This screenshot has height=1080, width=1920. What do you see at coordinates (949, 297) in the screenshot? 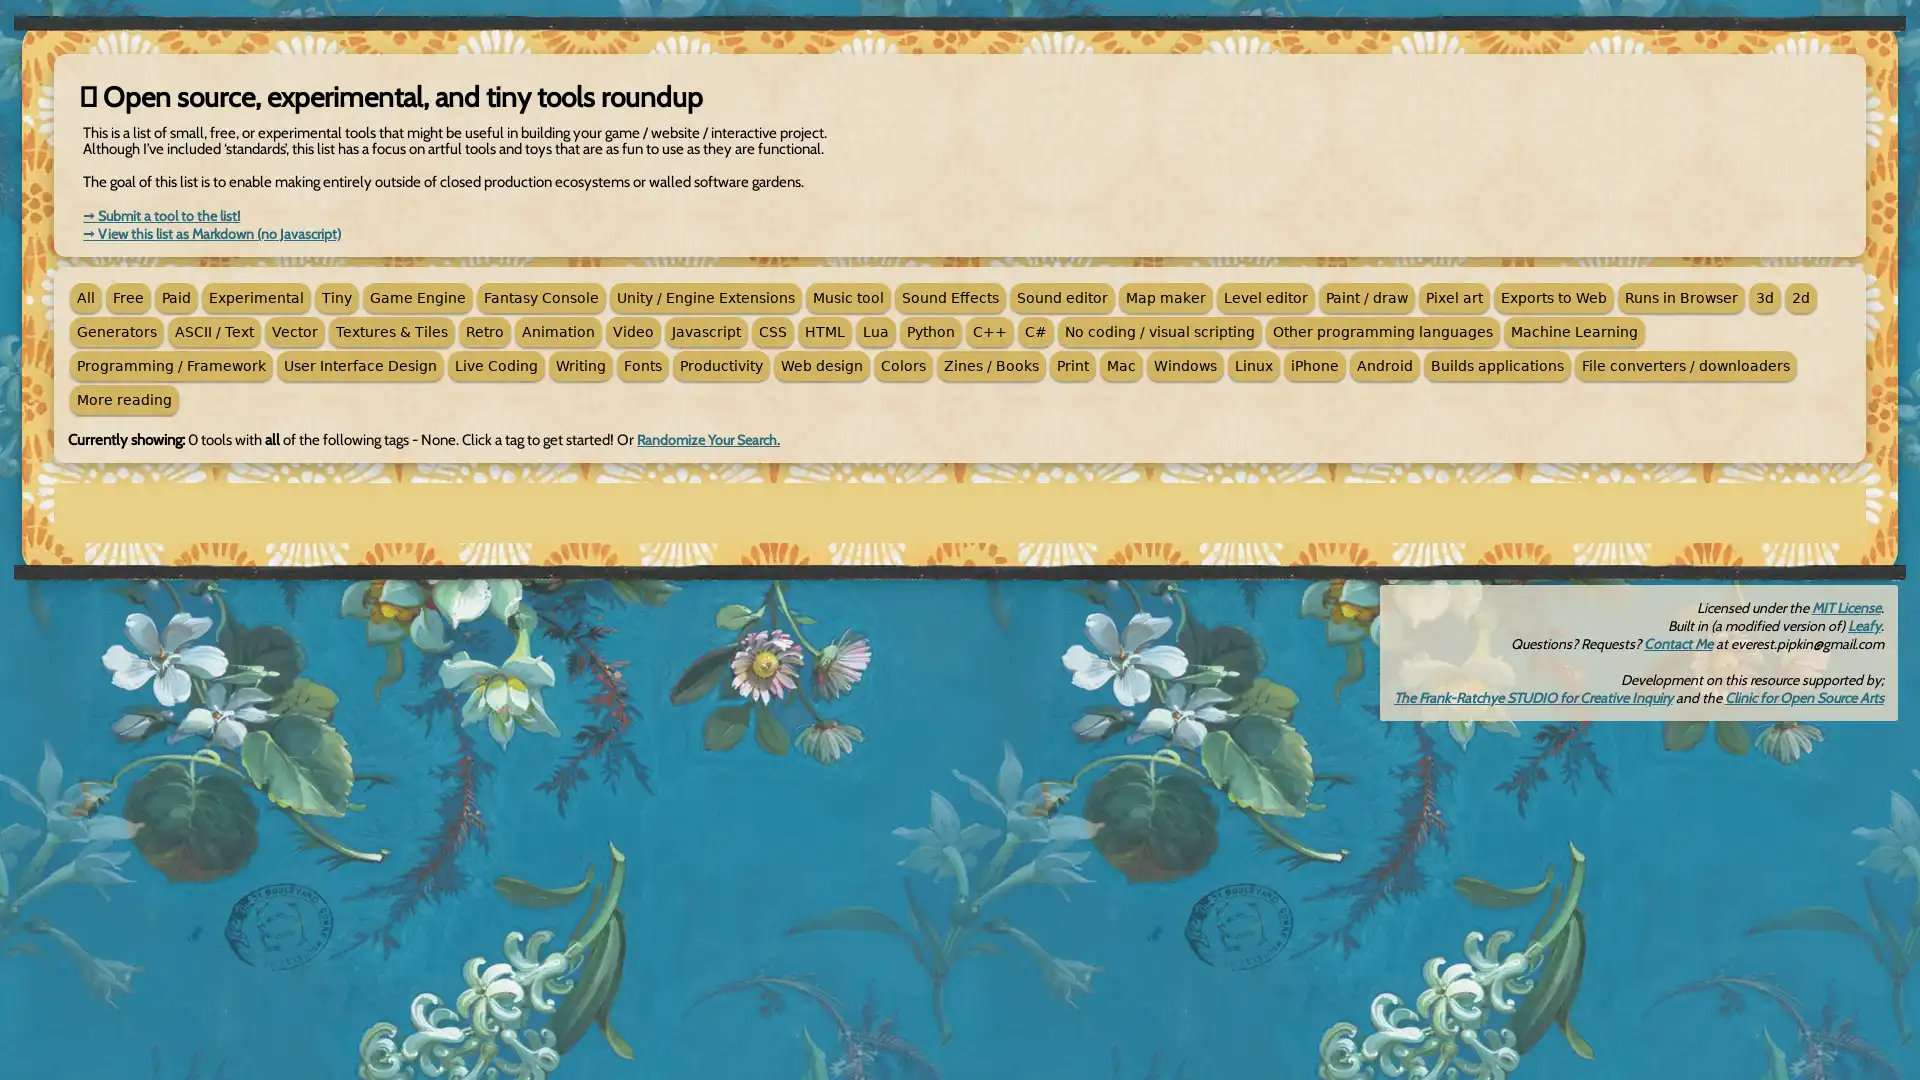
I see `Sound Effects` at bounding box center [949, 297].